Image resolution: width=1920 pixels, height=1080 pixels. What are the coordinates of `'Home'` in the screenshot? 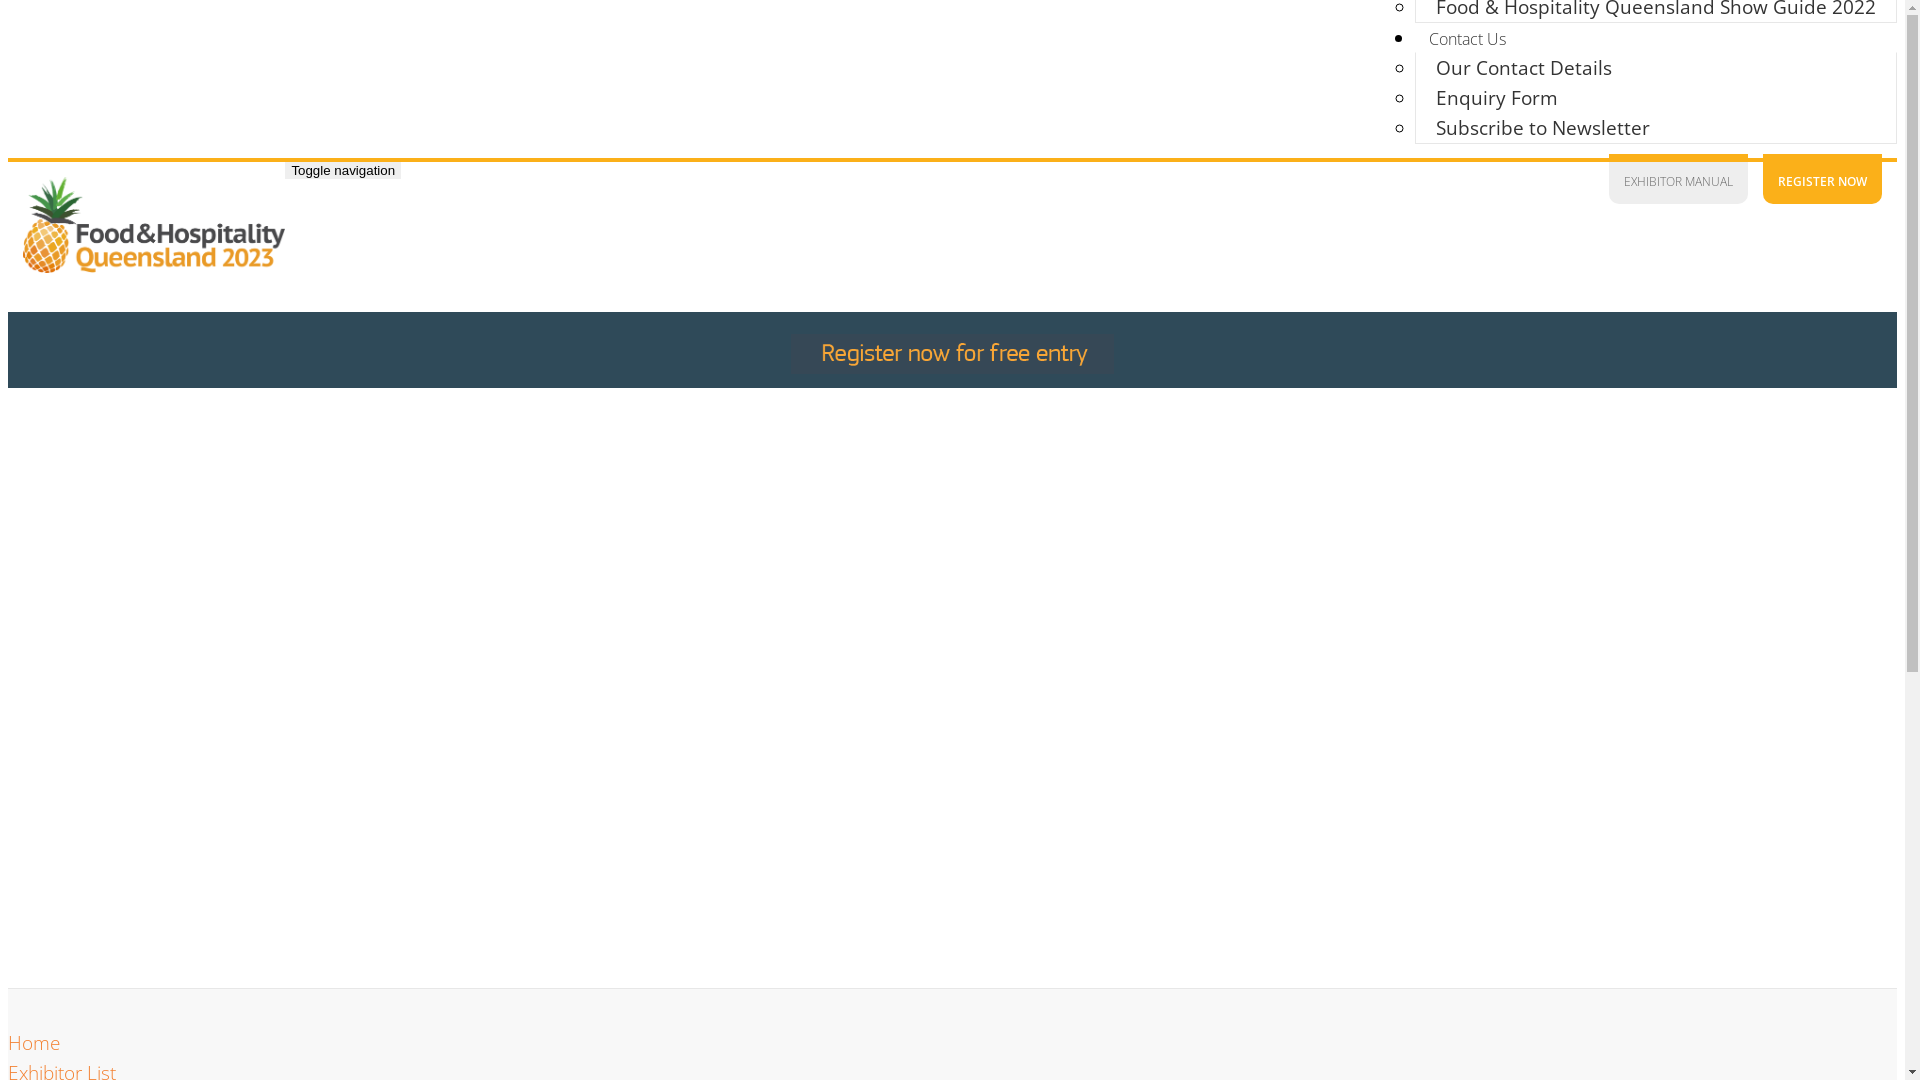 It's located at (33, 1041).